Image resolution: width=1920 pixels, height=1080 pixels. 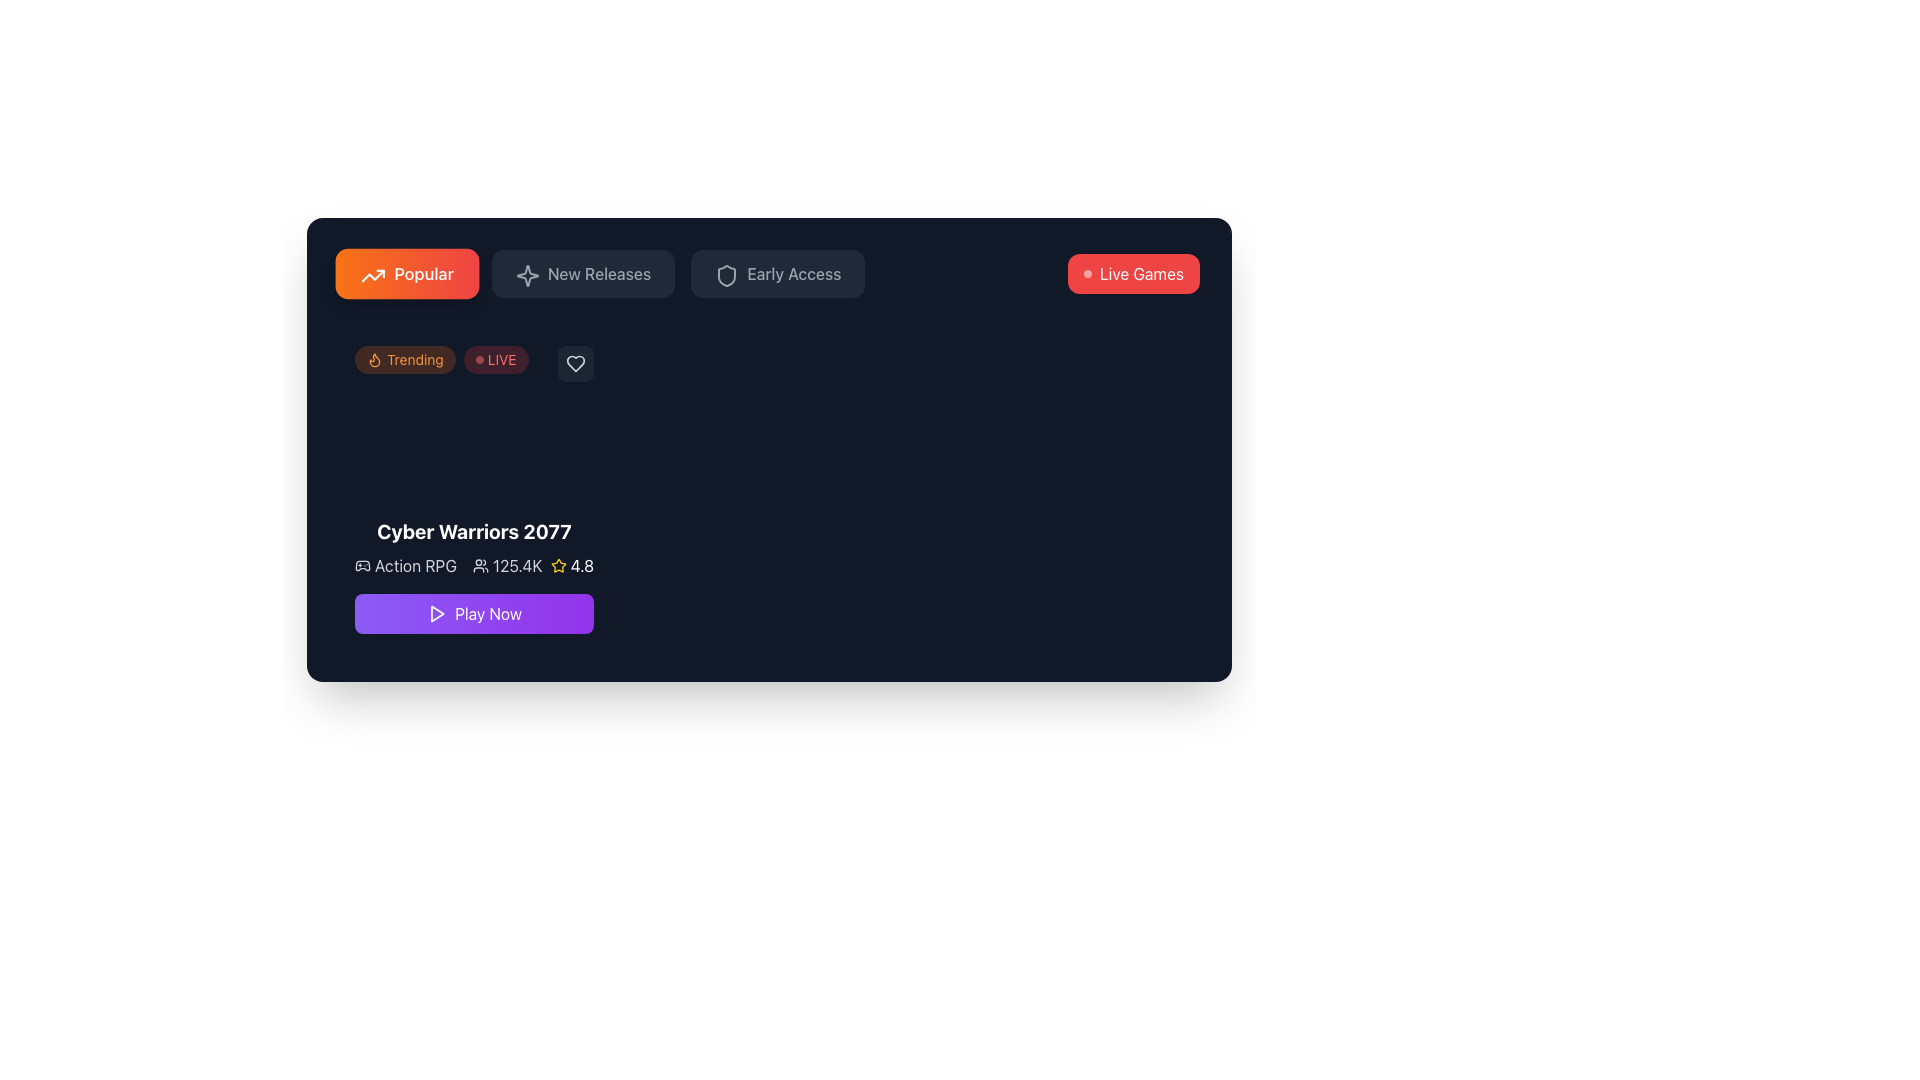 I want to click on the 'Trending' and 'LIVE' status indicator badge located beneath the 'Popular', 'New Releases', and 'Early Access' buttons, and to the left of the heart-shaped icon, so click(x=440, y=358).